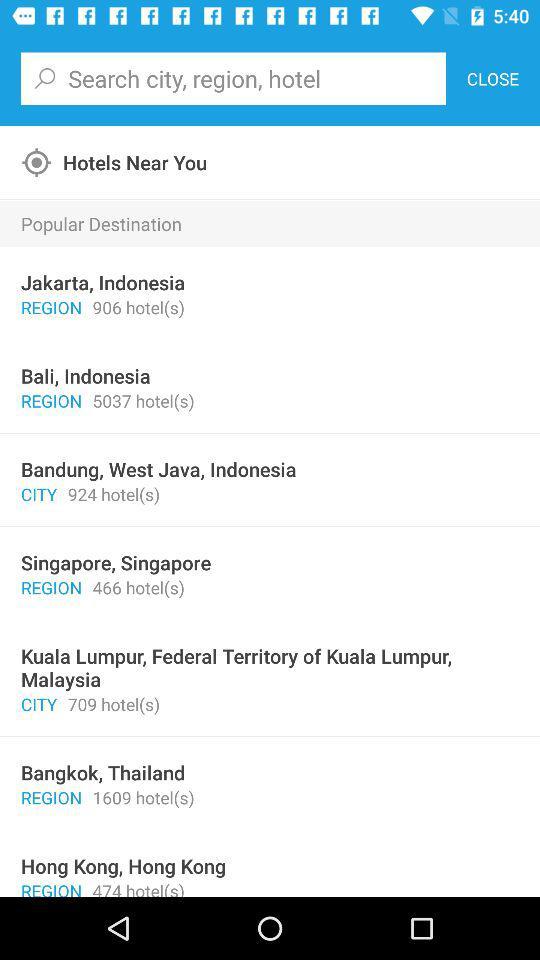 This screenshot has width=540, height=960. I want to click on the close icon, so click(491, 78).